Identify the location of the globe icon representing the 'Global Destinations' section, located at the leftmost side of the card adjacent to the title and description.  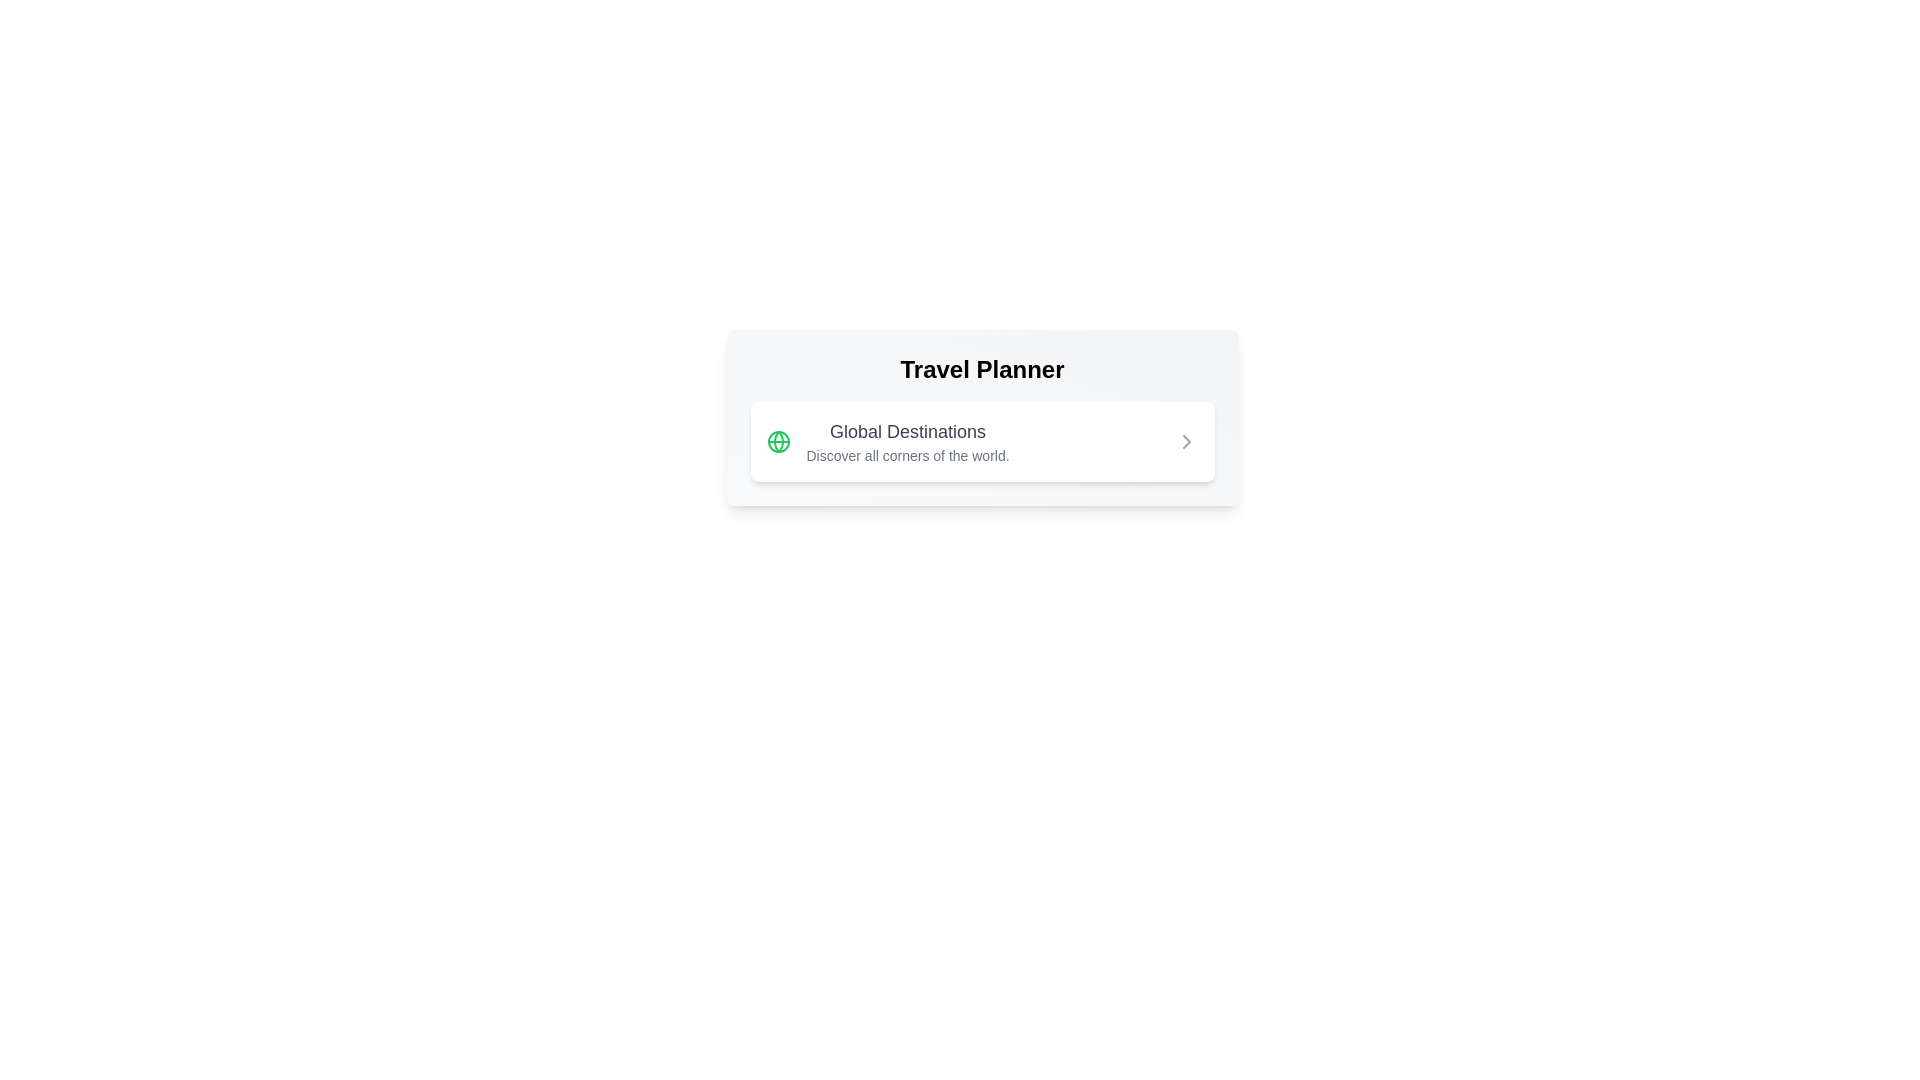
(777, 441).